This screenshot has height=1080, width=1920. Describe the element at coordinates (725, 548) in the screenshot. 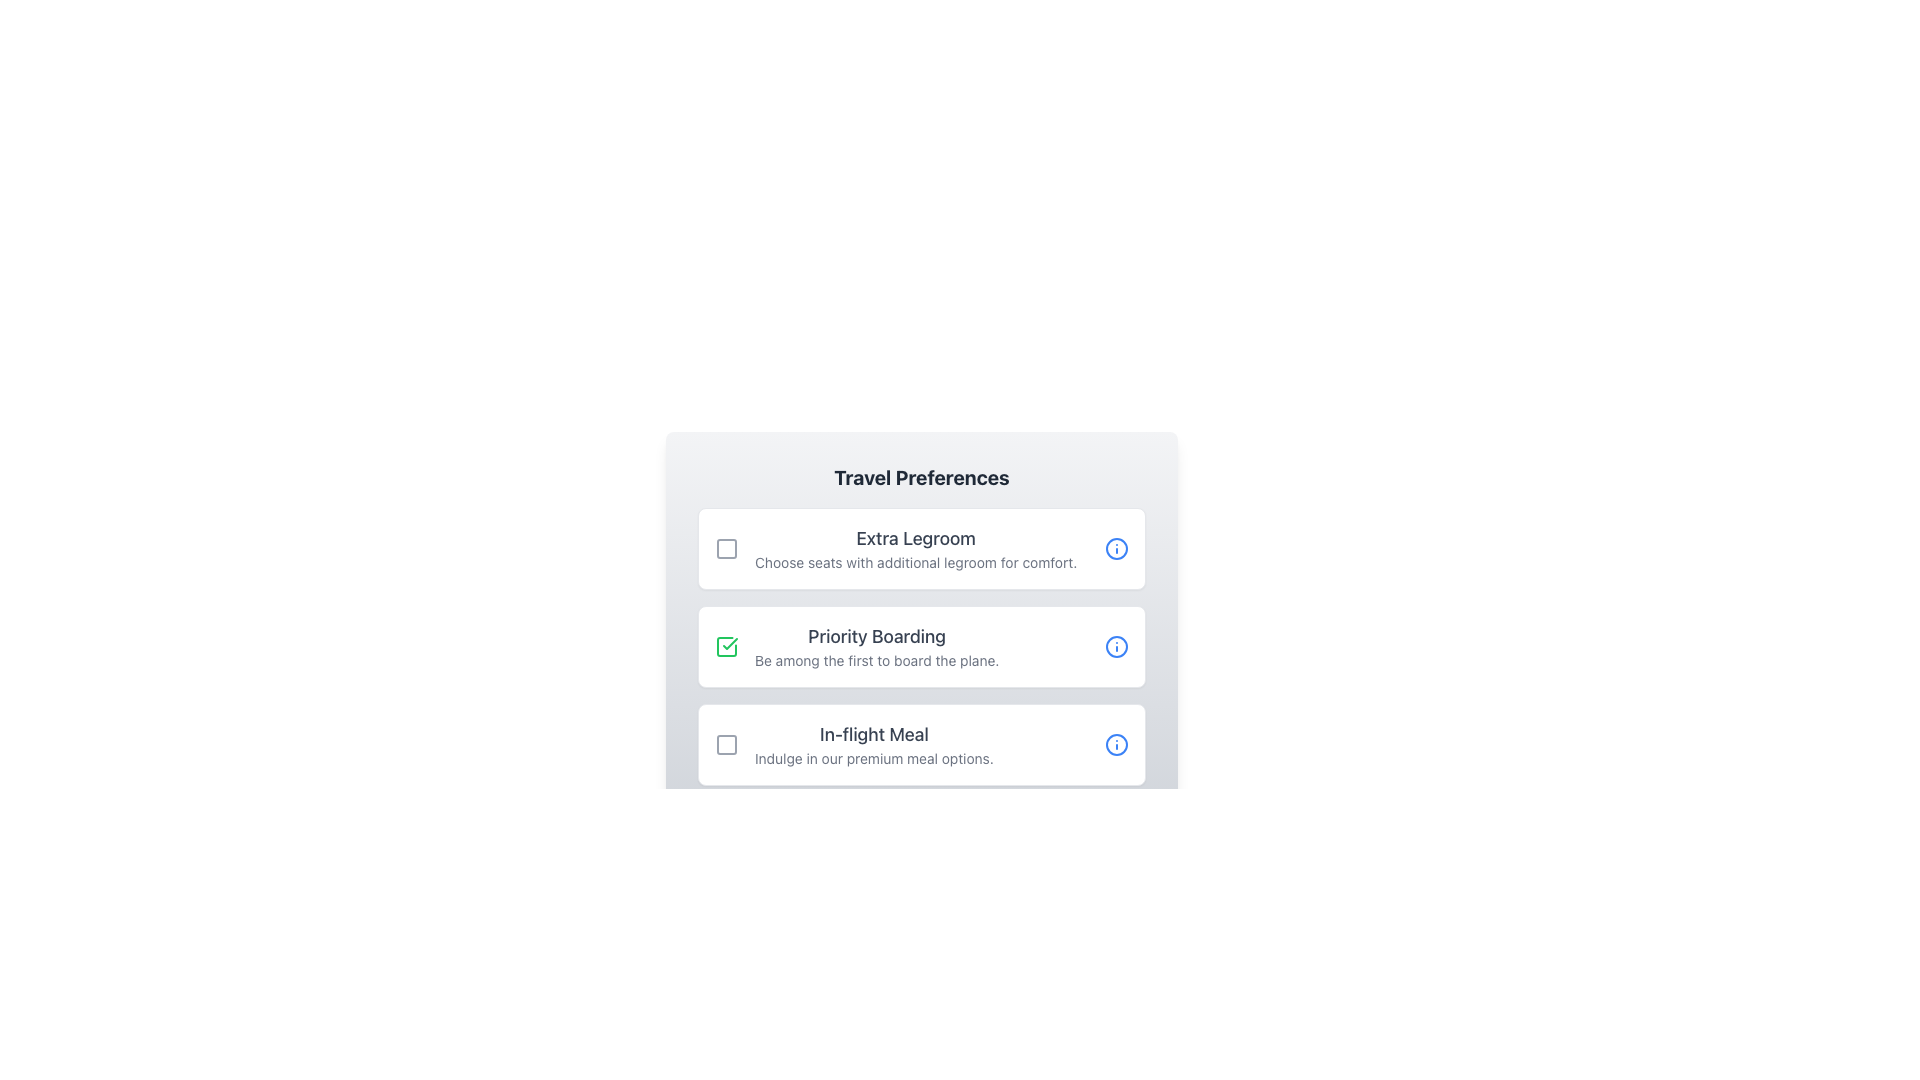

I see `the checkbox with a light gray border and white background located next to the 'Extra Legroom' text to deselect it` at that location.